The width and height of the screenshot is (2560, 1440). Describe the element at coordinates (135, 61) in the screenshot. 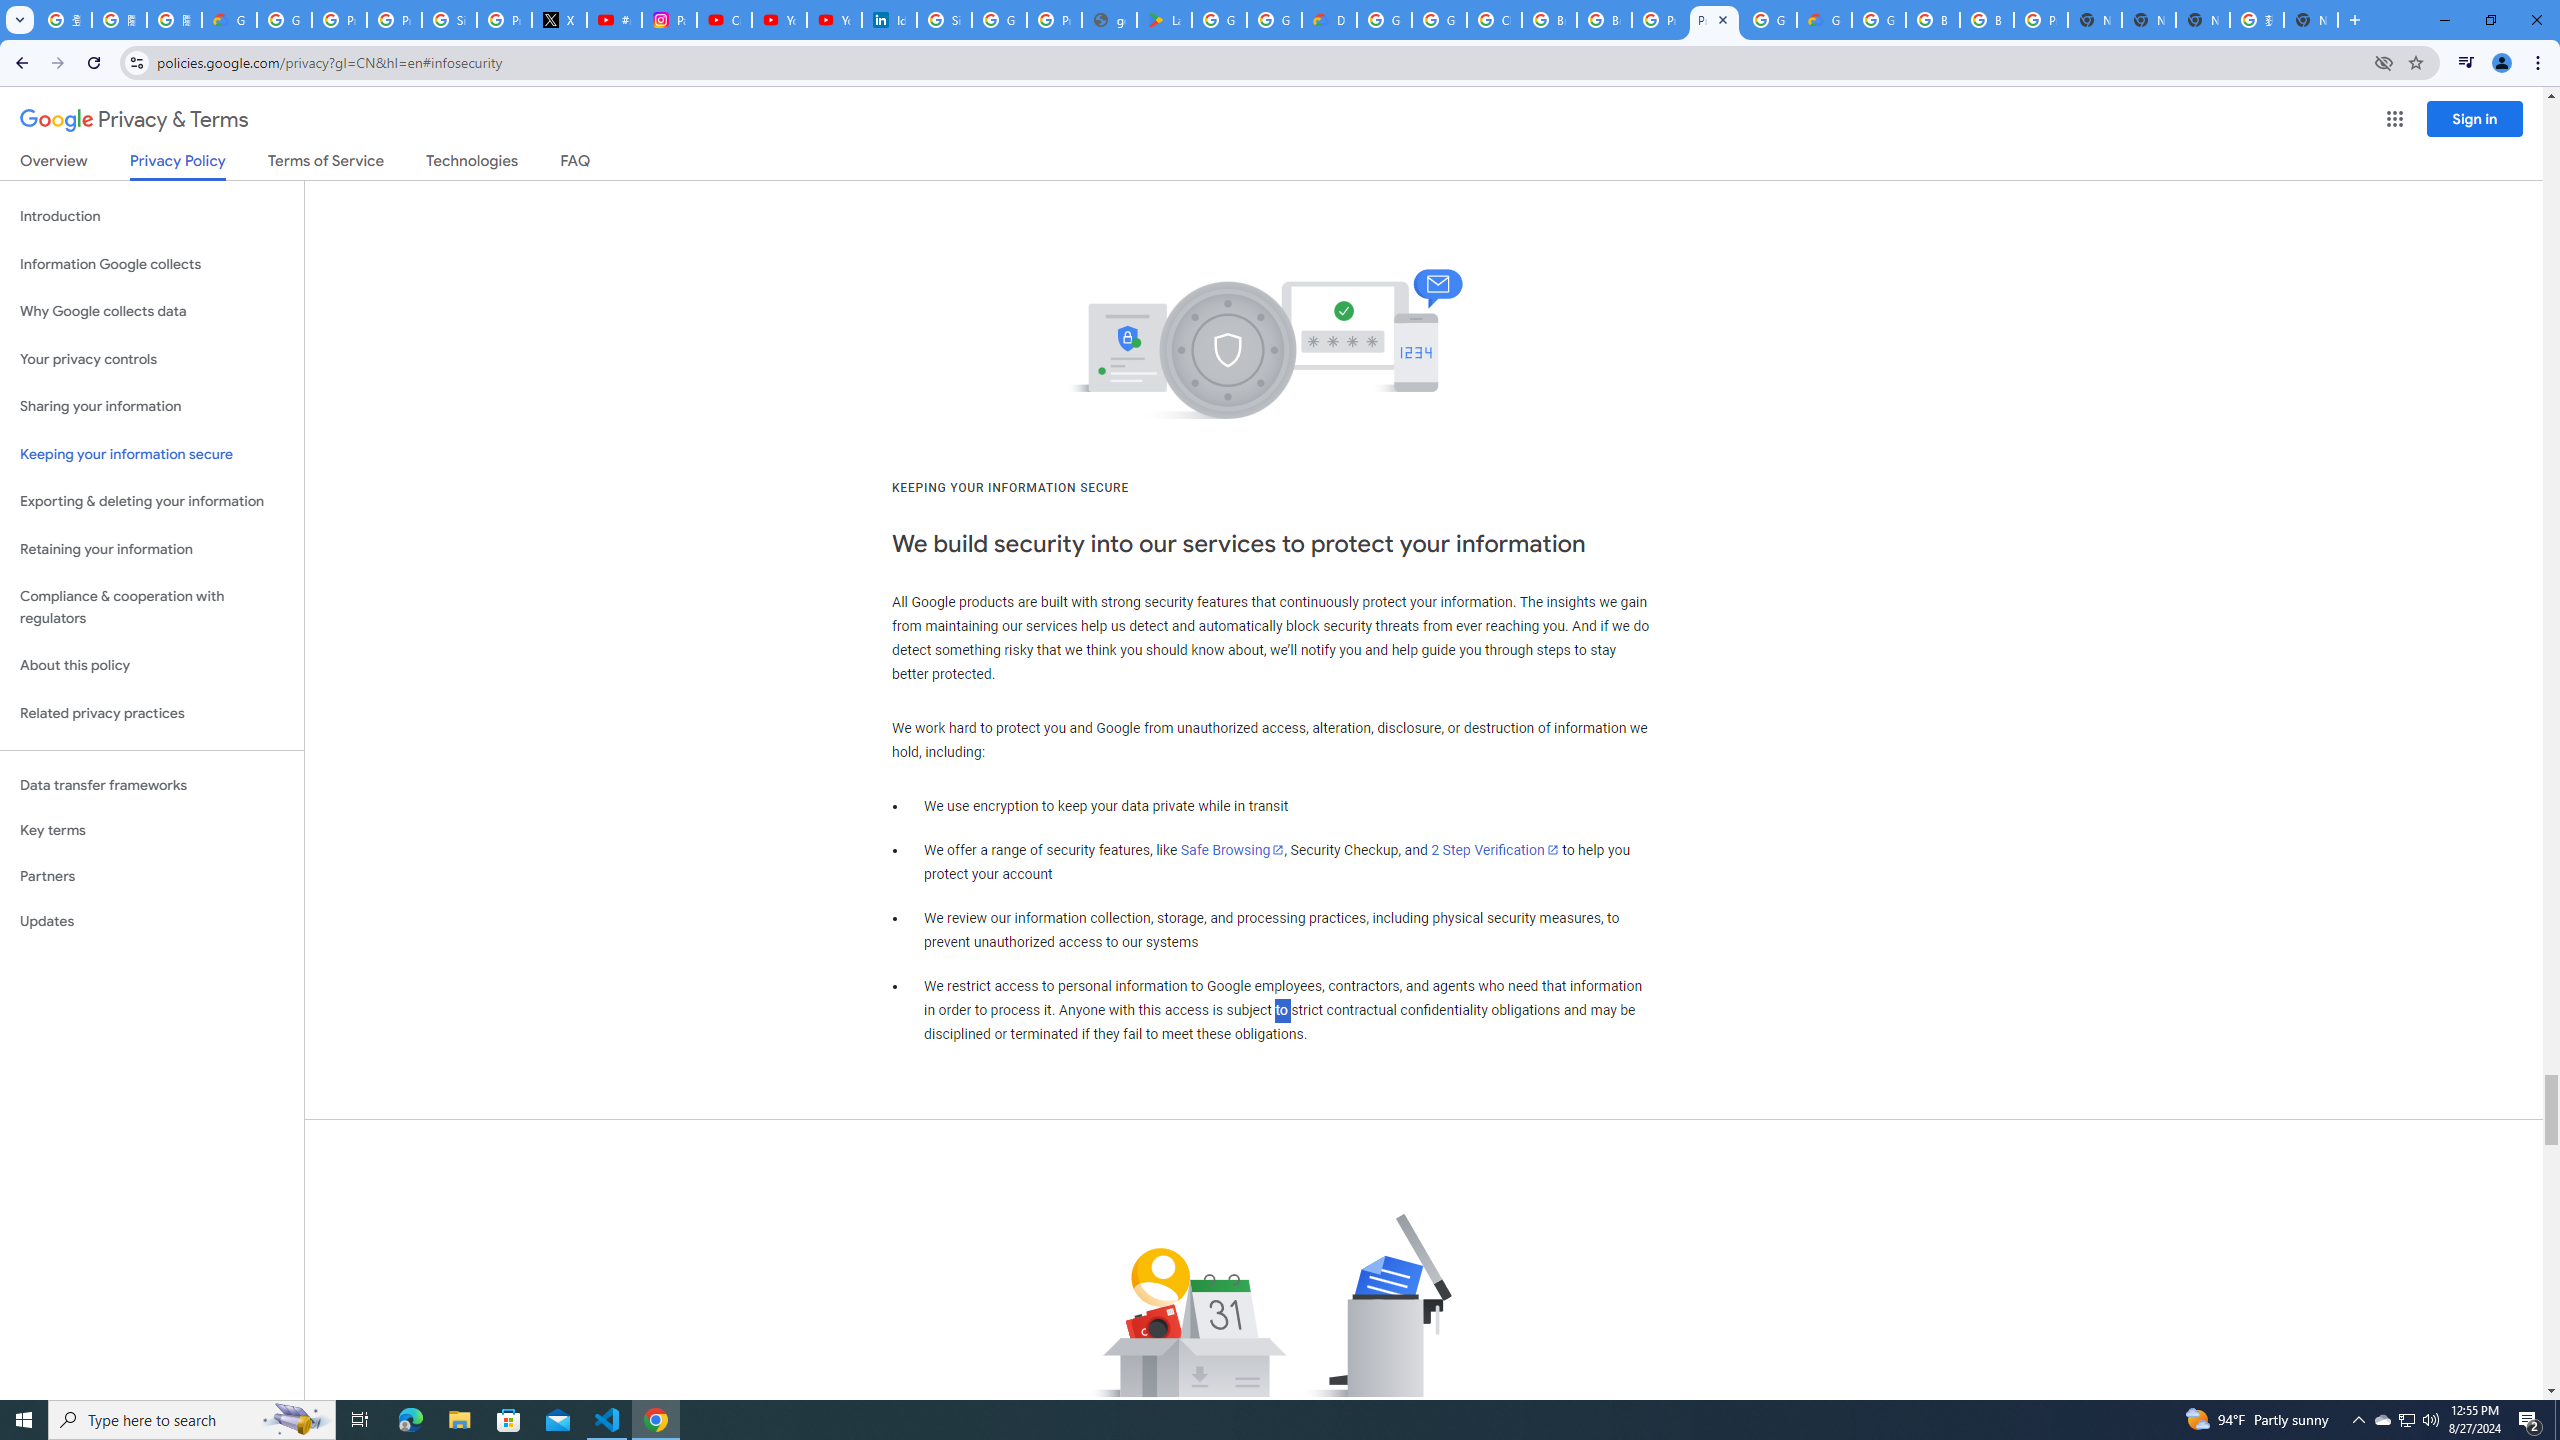

I see `'View site information'` at that location.